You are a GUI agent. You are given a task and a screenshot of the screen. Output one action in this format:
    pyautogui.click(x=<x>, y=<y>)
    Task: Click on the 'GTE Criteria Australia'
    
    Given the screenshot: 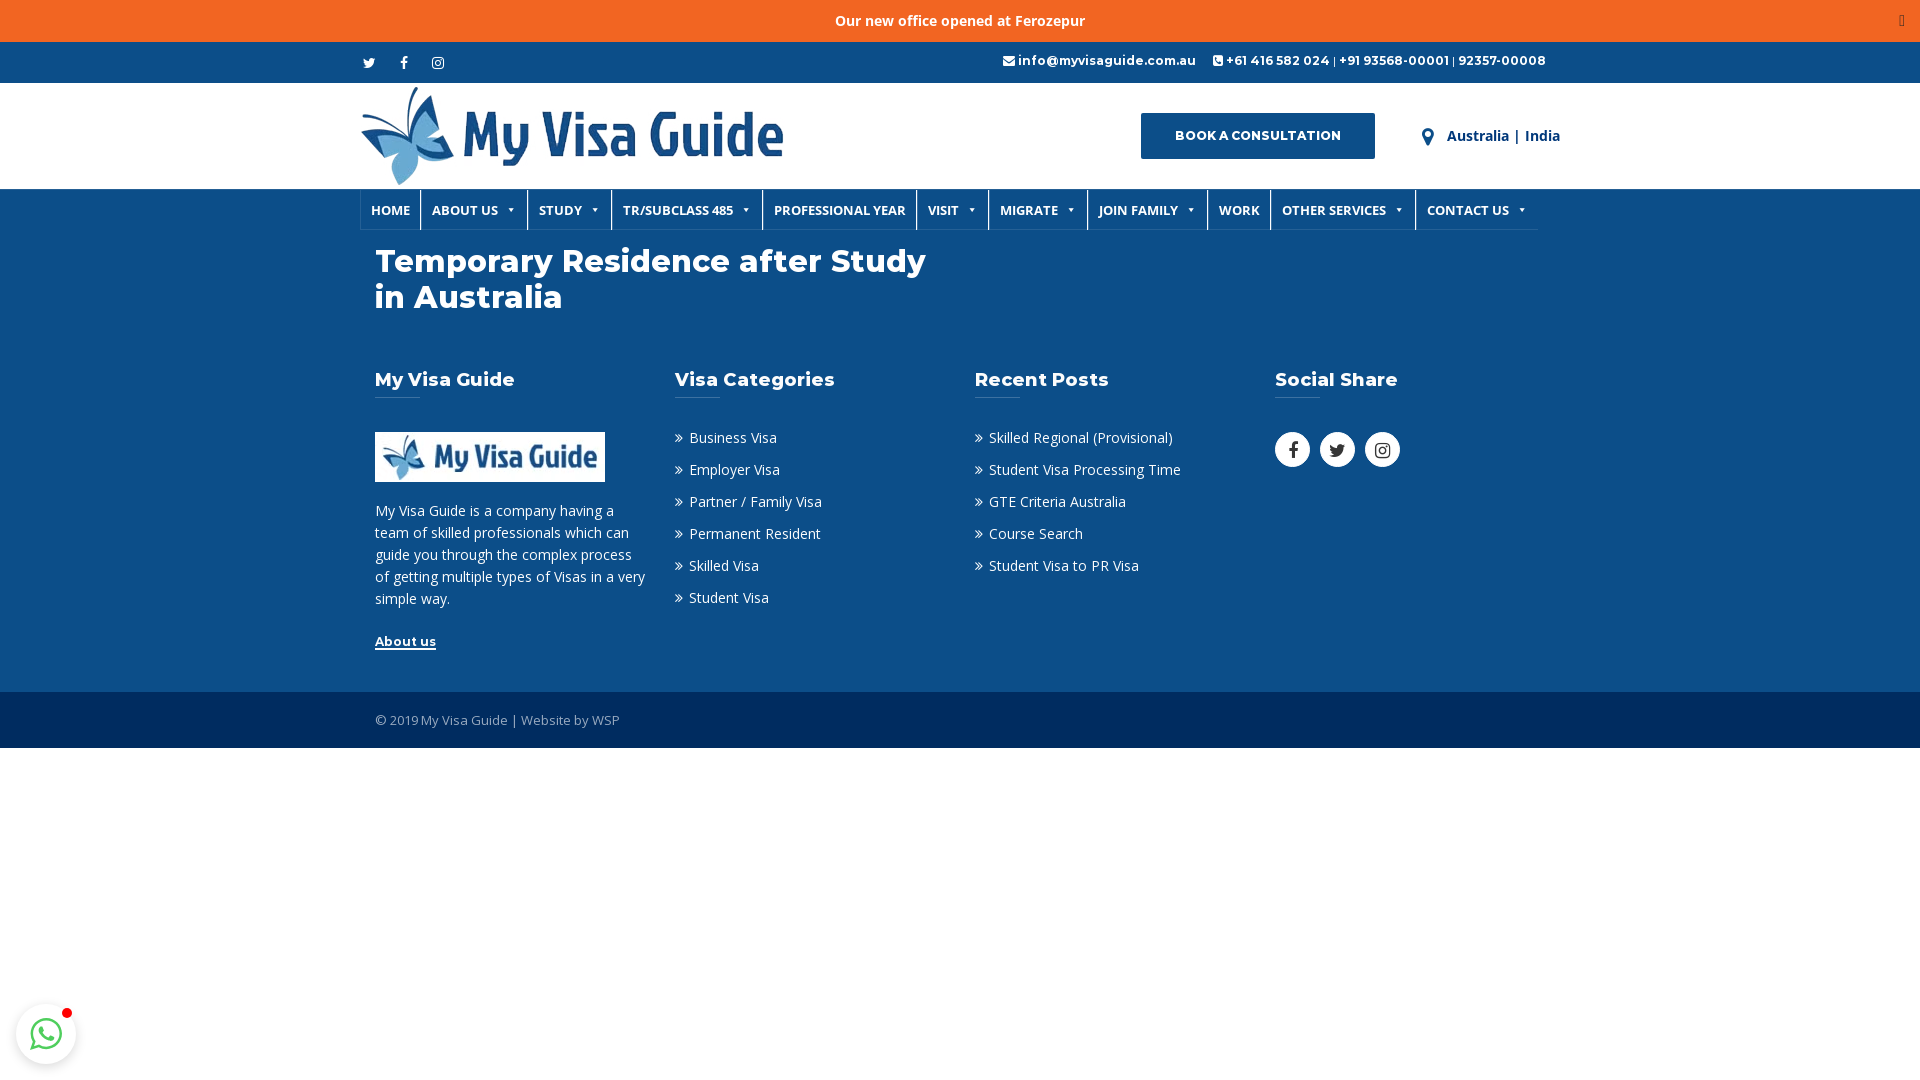 What is the action you would take?
    pyautogui.click(x=1049, y=500)
    